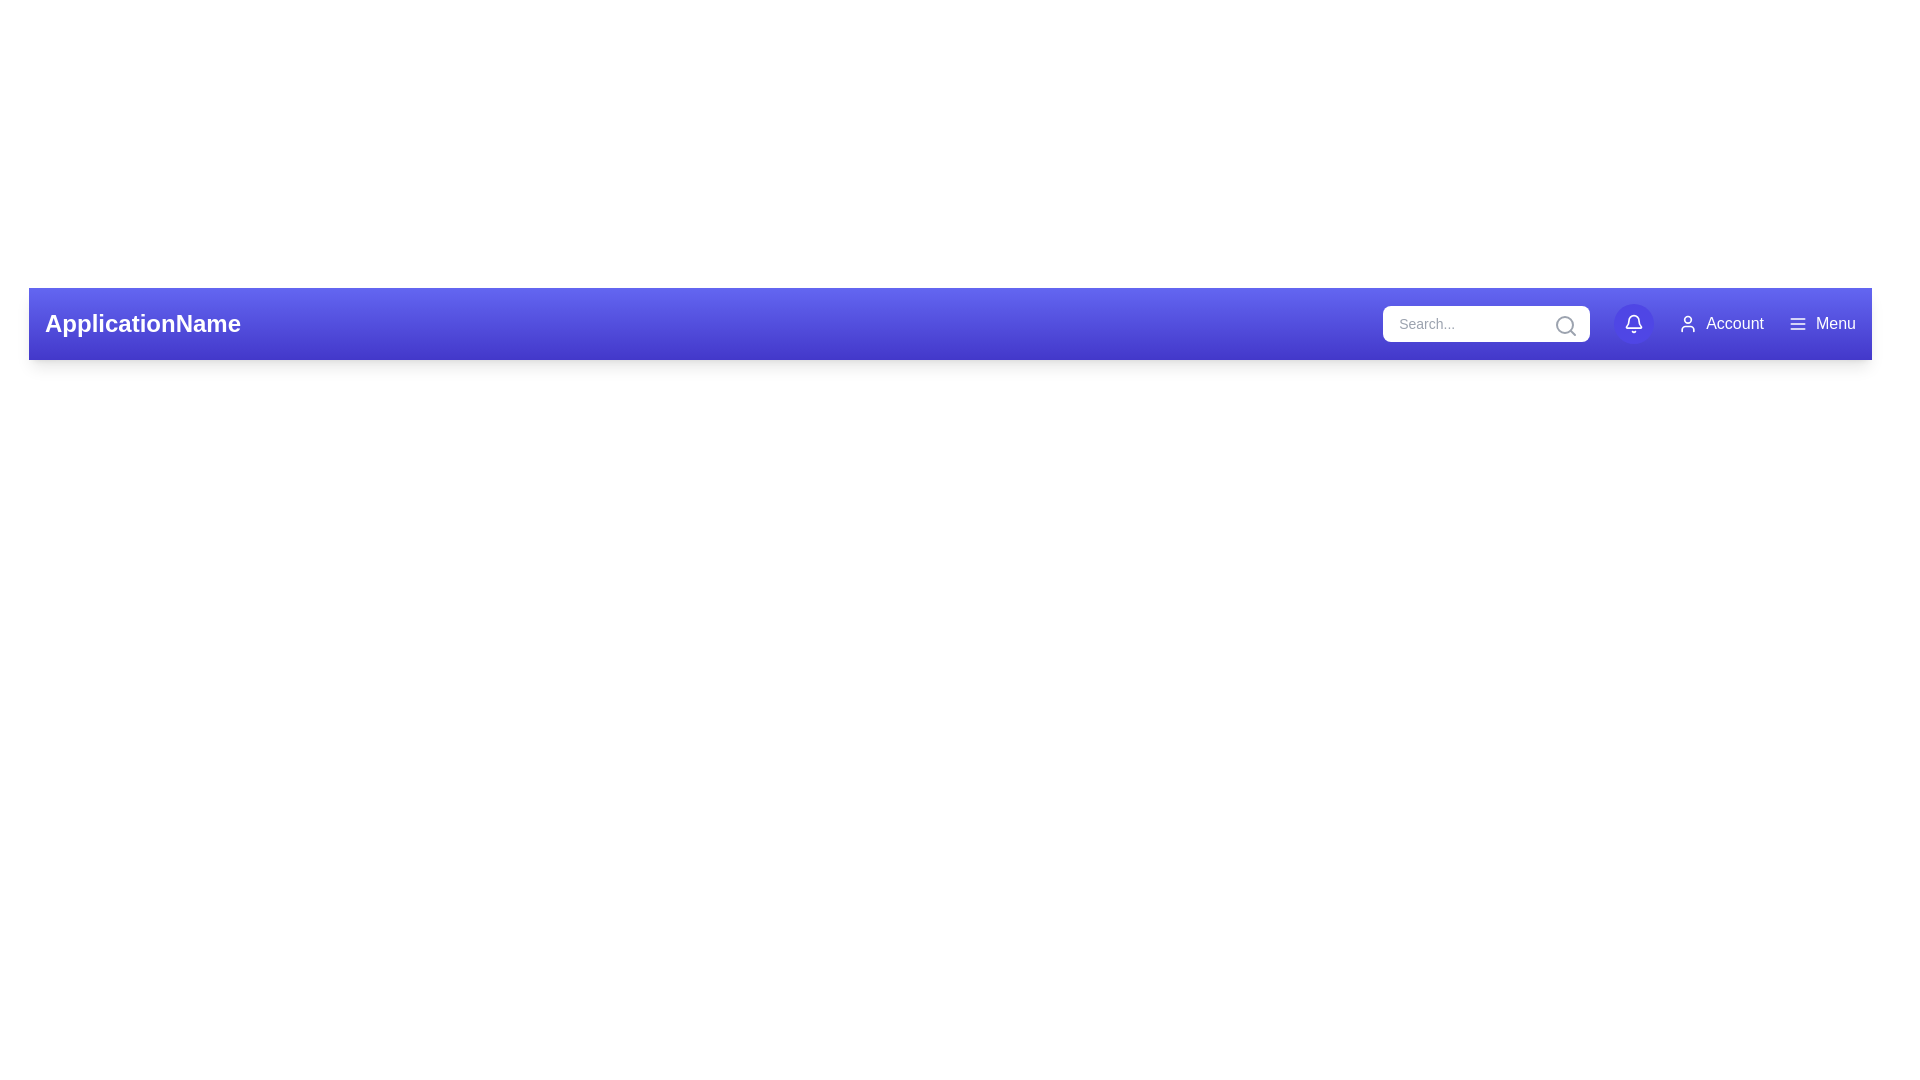 The width and height of the screenshot is (1920, 1080). Describe the element at coordinates (1821, 323) in the screenshot. I see `menu button located at the top-right corner of the app bar` at that location.